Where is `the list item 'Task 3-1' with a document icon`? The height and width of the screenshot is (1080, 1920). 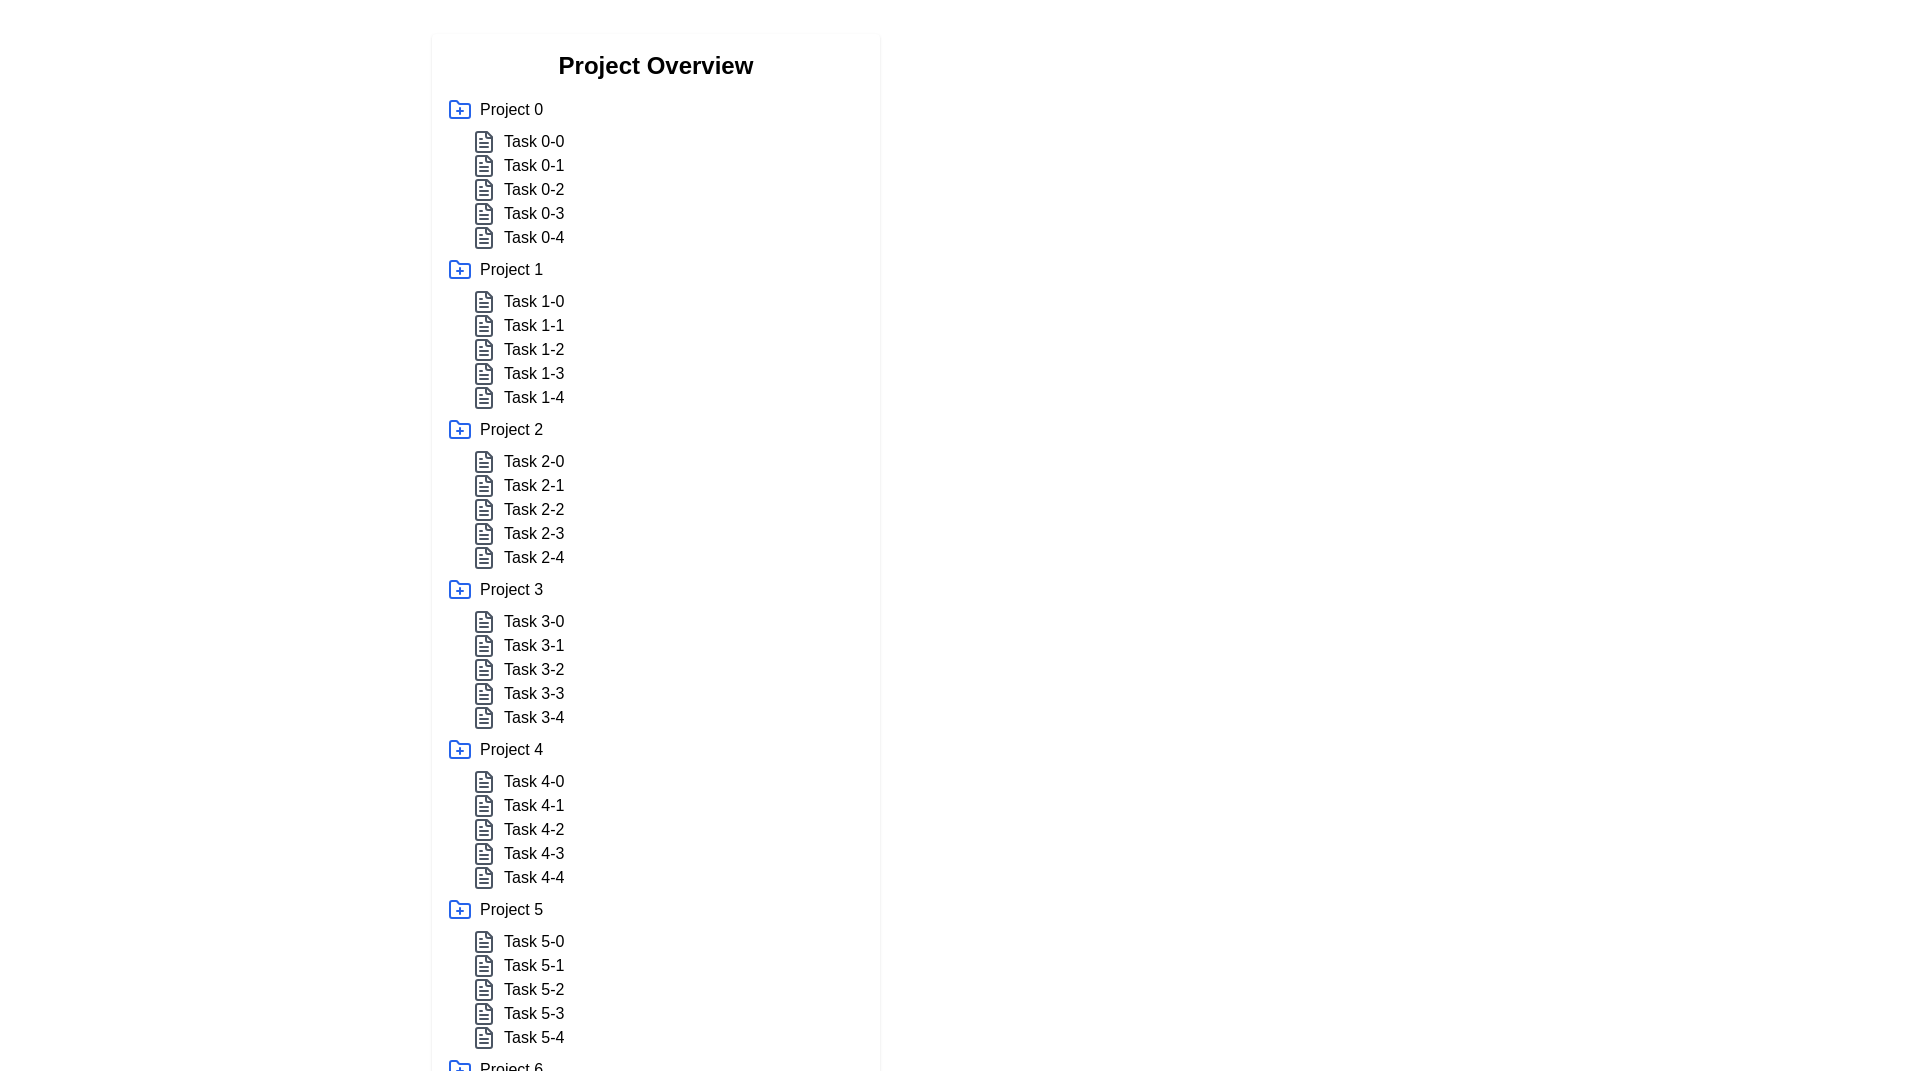 the list item 'Task 3-1' with a document icon is located at coordinates (667, 645).